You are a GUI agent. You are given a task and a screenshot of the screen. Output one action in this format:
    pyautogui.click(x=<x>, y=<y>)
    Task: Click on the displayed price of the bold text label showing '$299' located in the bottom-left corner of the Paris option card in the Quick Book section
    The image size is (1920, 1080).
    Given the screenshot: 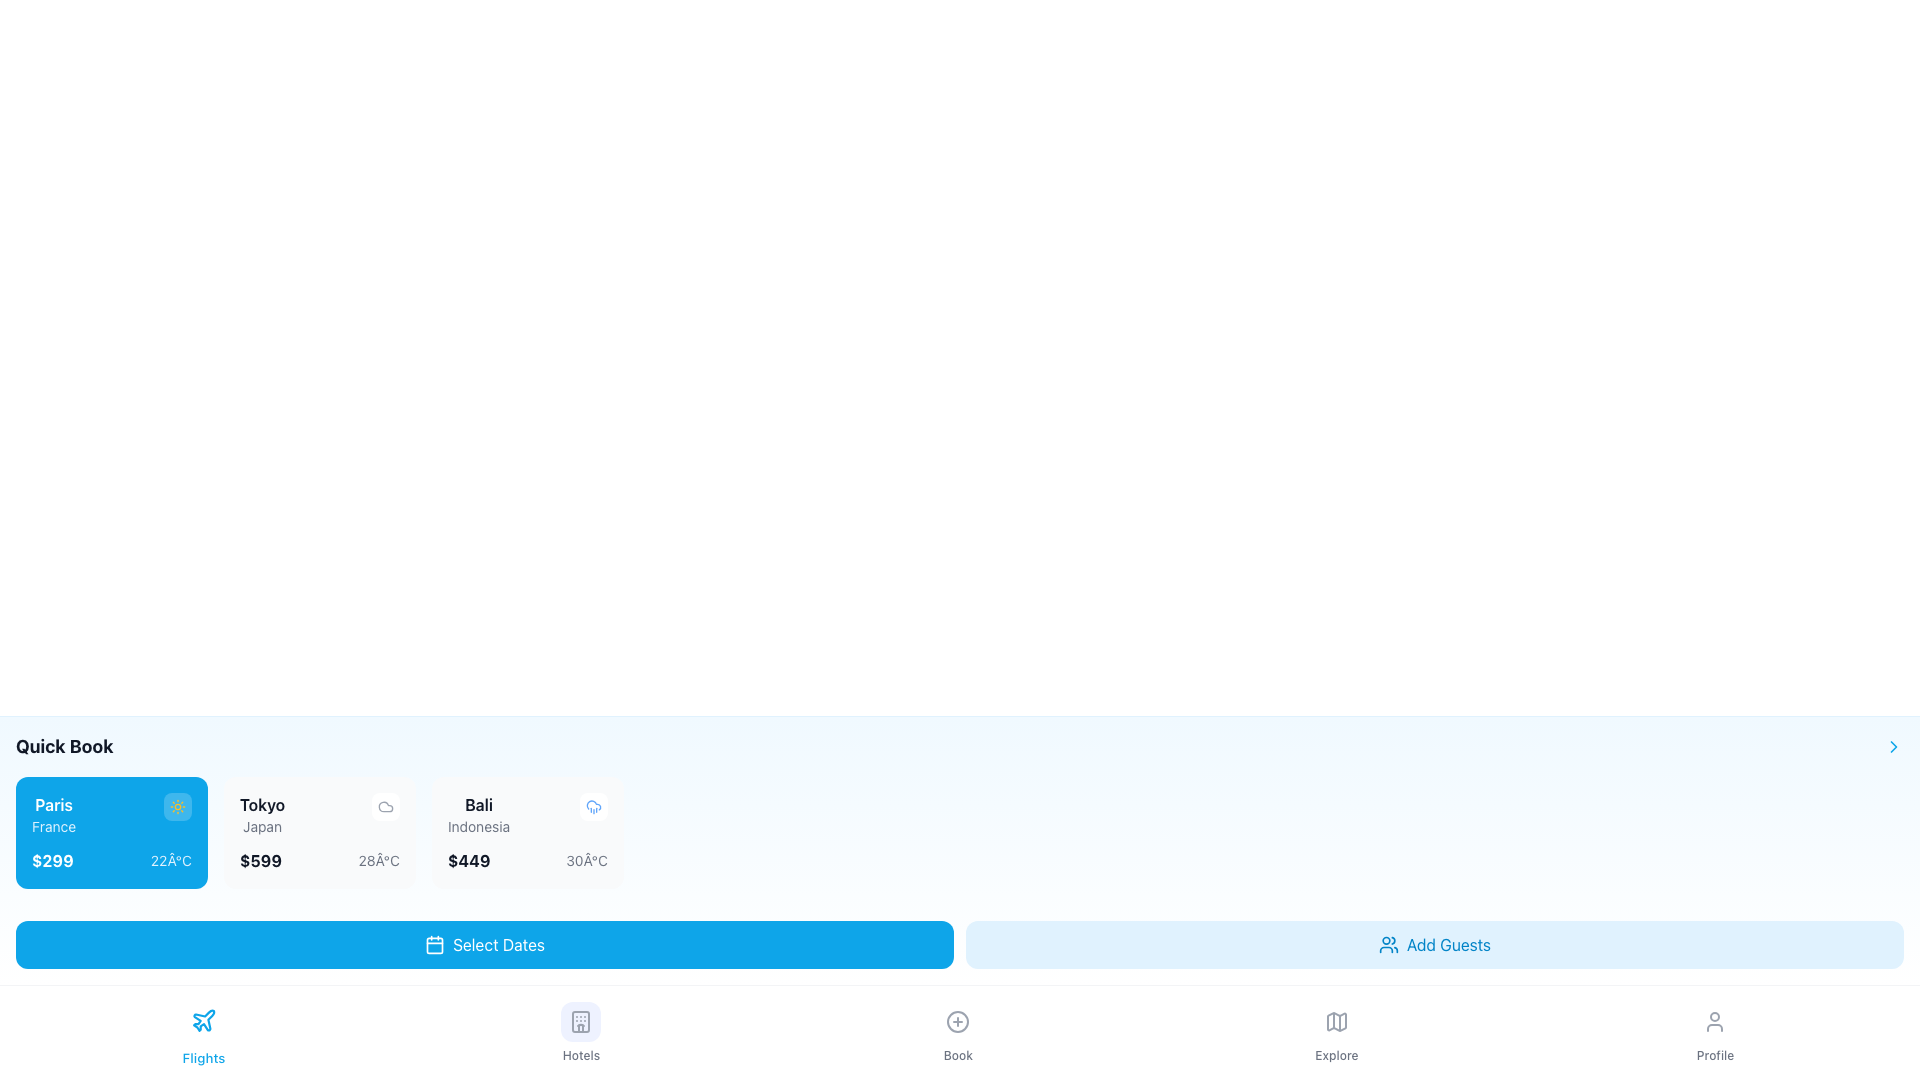 What is the action you would take?
    pyautogui.click(x=52, y=859)
    